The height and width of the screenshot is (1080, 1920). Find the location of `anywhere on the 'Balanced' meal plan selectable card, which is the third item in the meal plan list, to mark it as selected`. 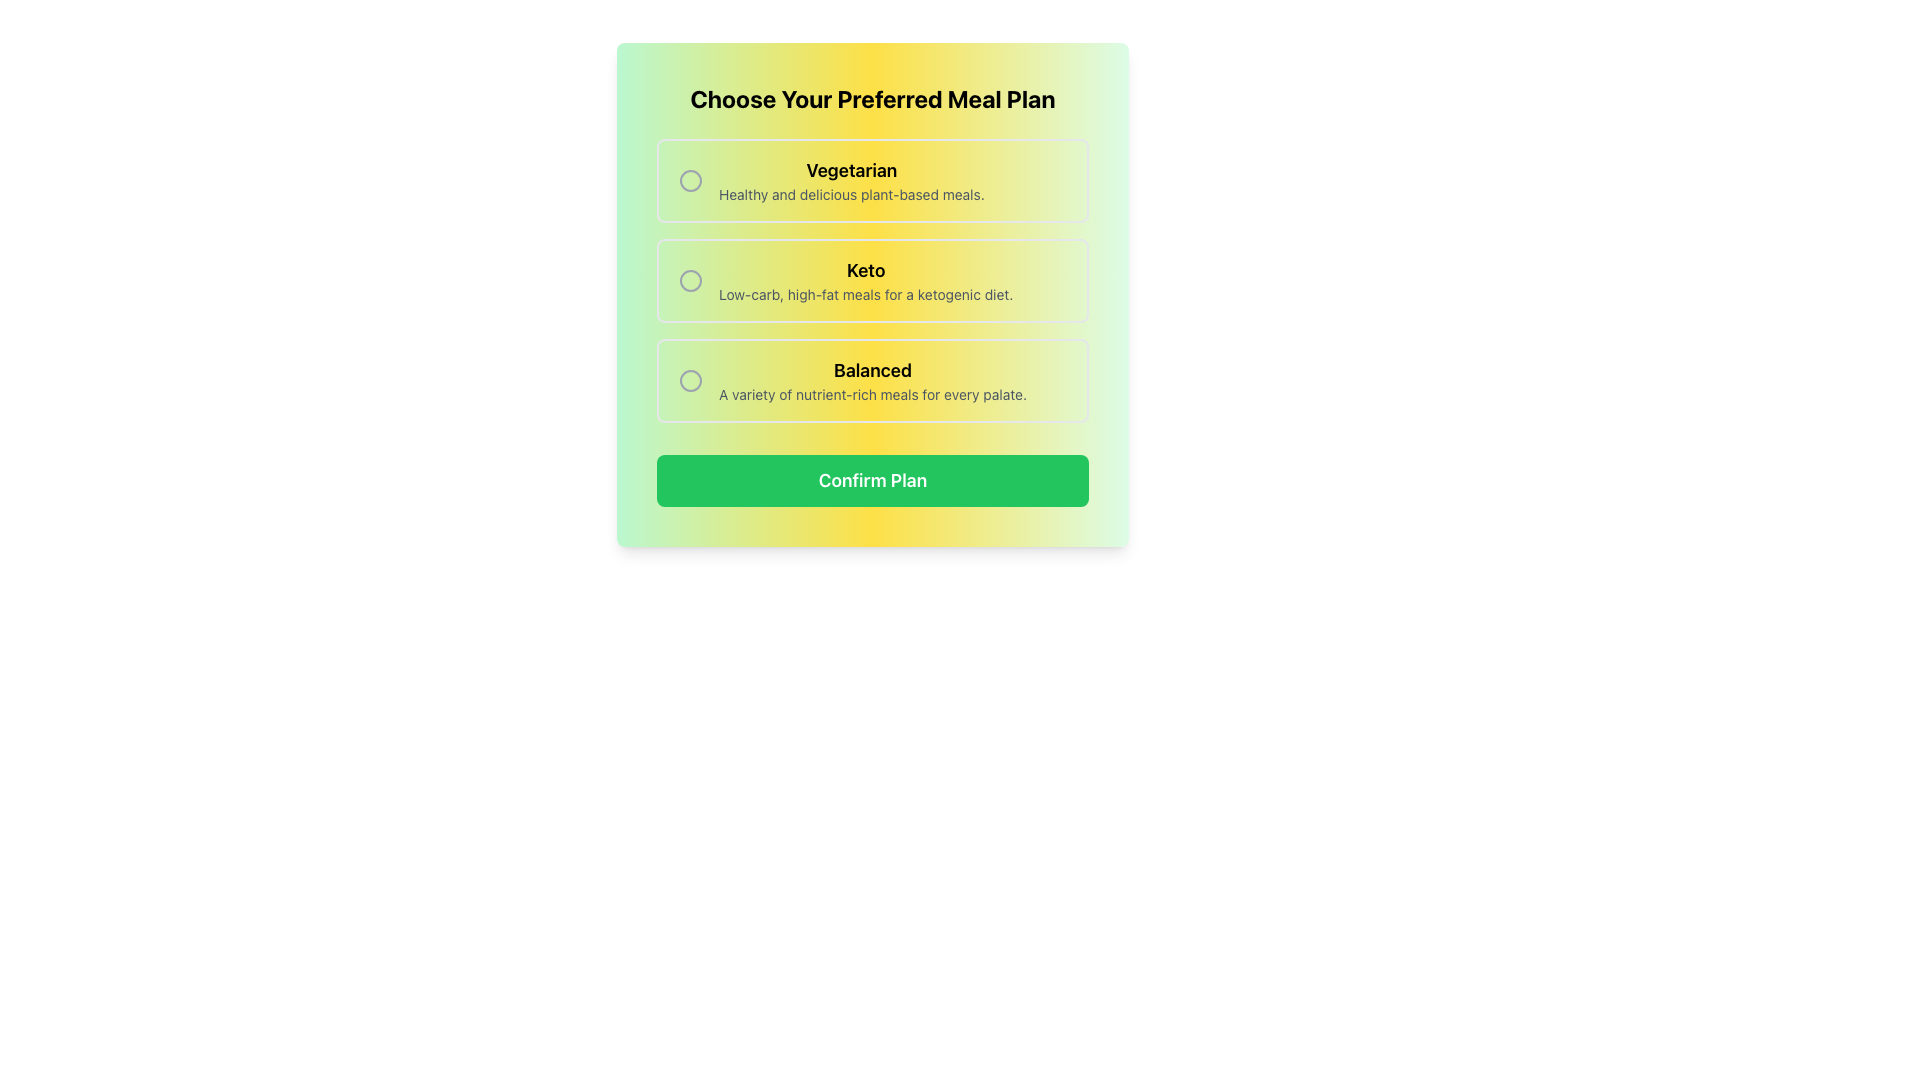

anywhere on the 'Balanced' meal plan selectable card, which is the third item in the meal plan list, to mark it as selected is located at coordinates (873, 381).